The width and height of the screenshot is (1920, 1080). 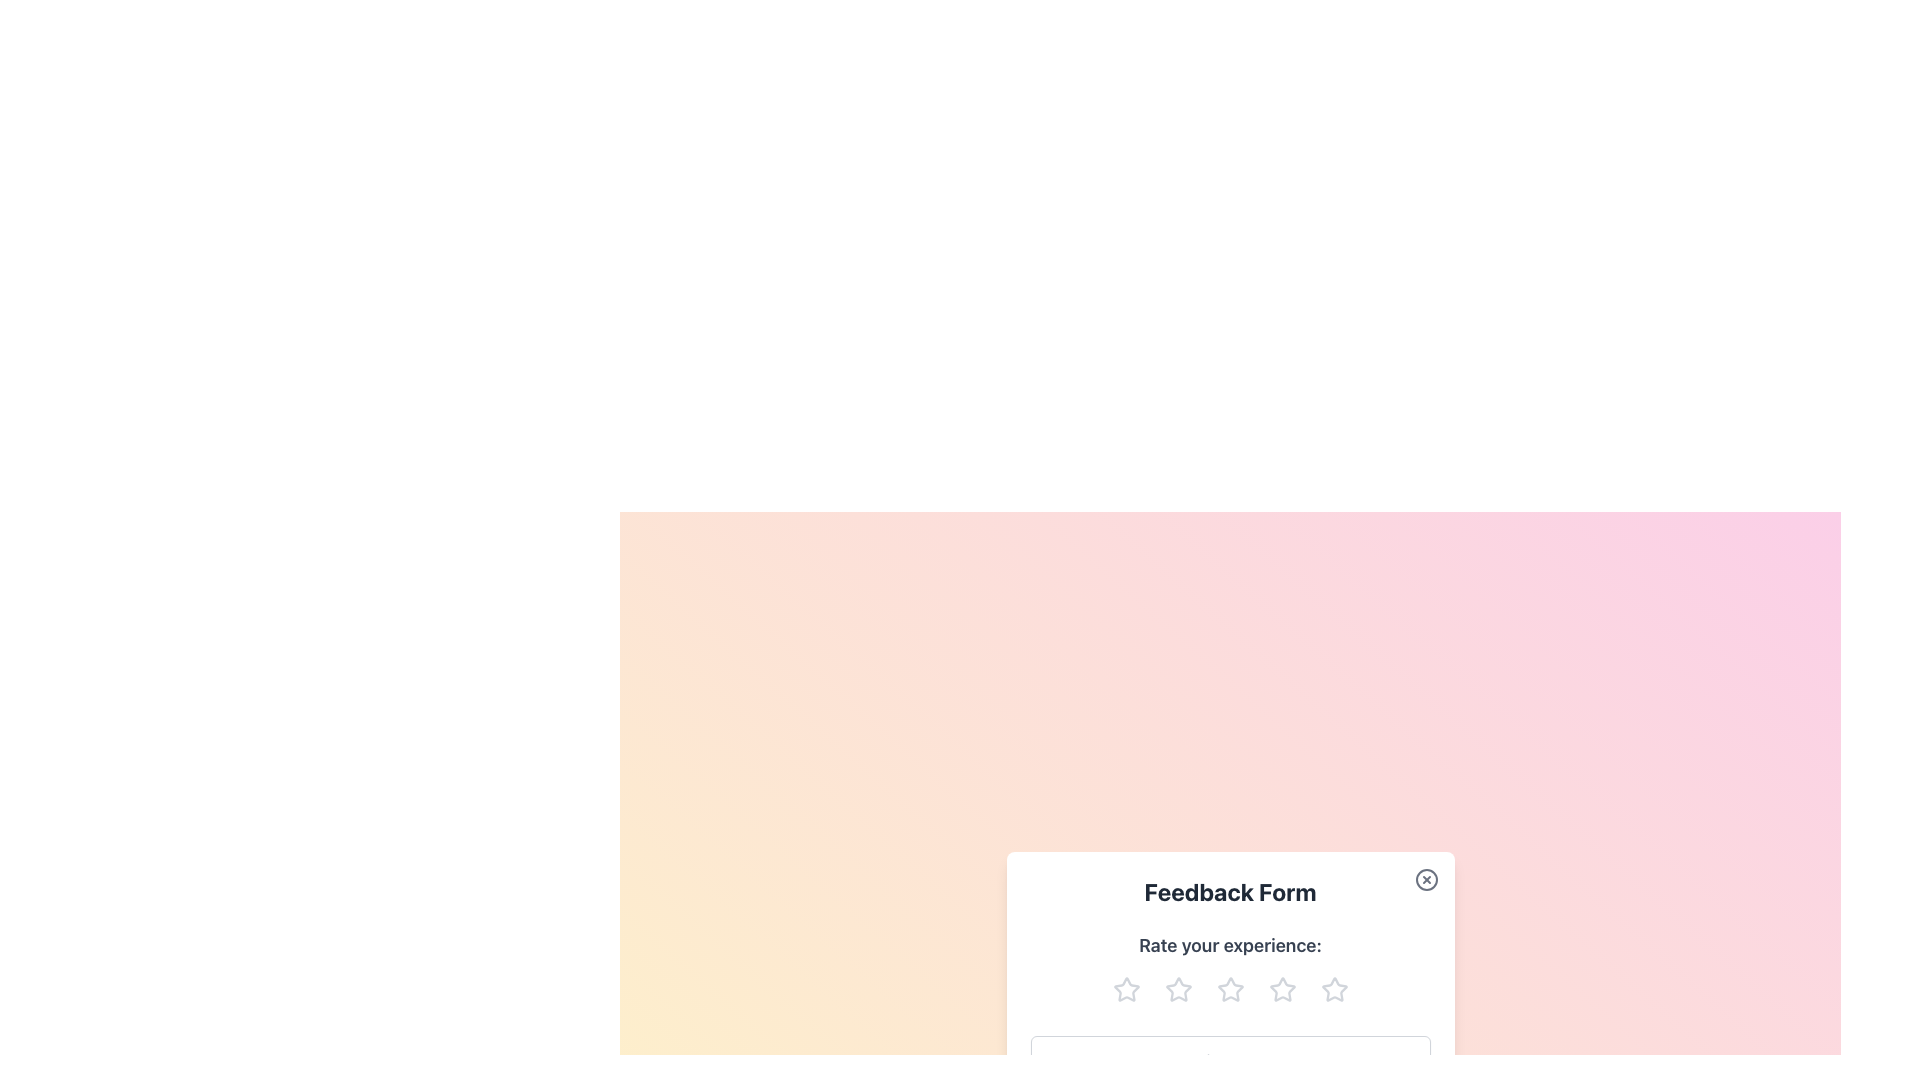 I want to click on the third star in the Rating input element located beneath the 'Rate your experience:' header, so click(x=1229, y=990).